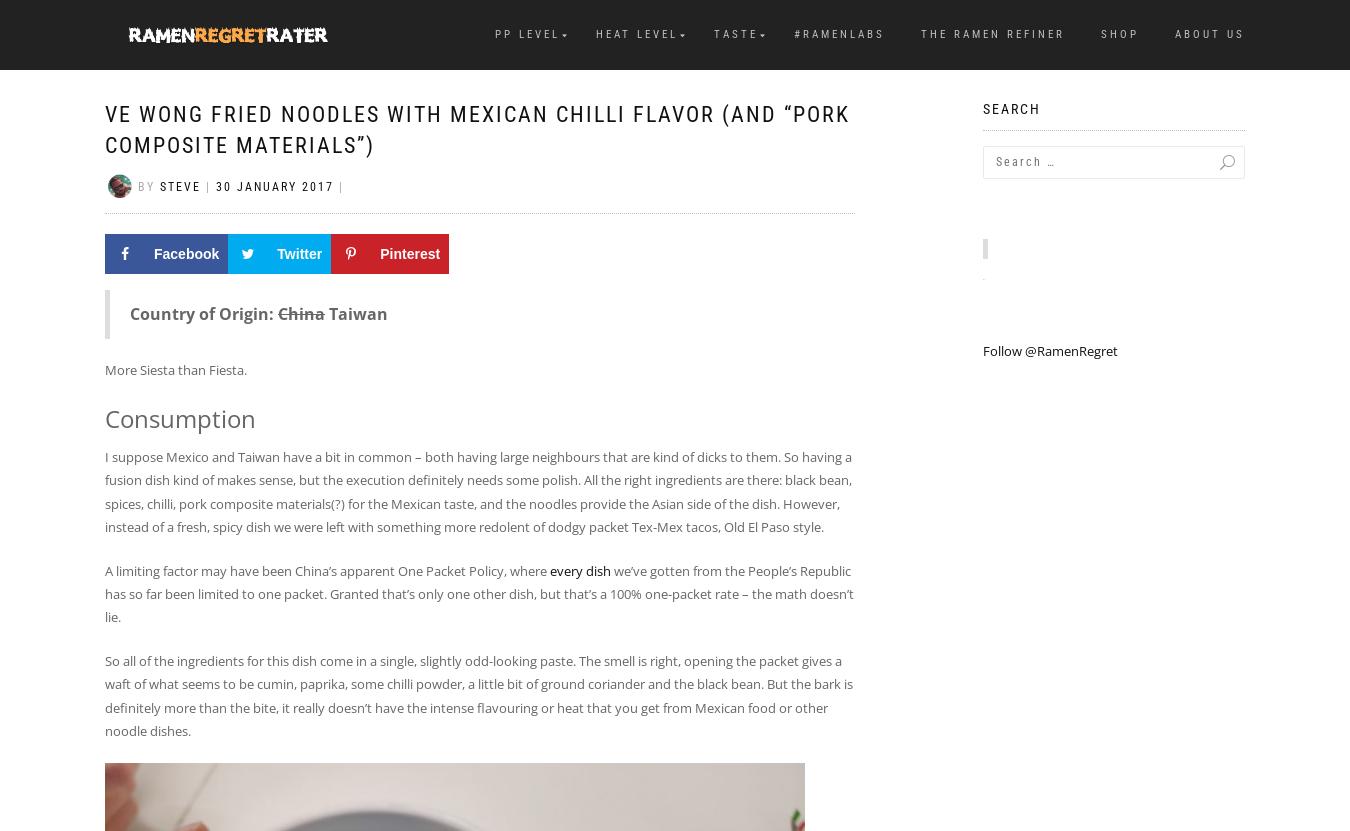  What do you see at coordinates (276, 253) in the screenshot?
I see `'Twitter'` at bounding box center [276, 253].